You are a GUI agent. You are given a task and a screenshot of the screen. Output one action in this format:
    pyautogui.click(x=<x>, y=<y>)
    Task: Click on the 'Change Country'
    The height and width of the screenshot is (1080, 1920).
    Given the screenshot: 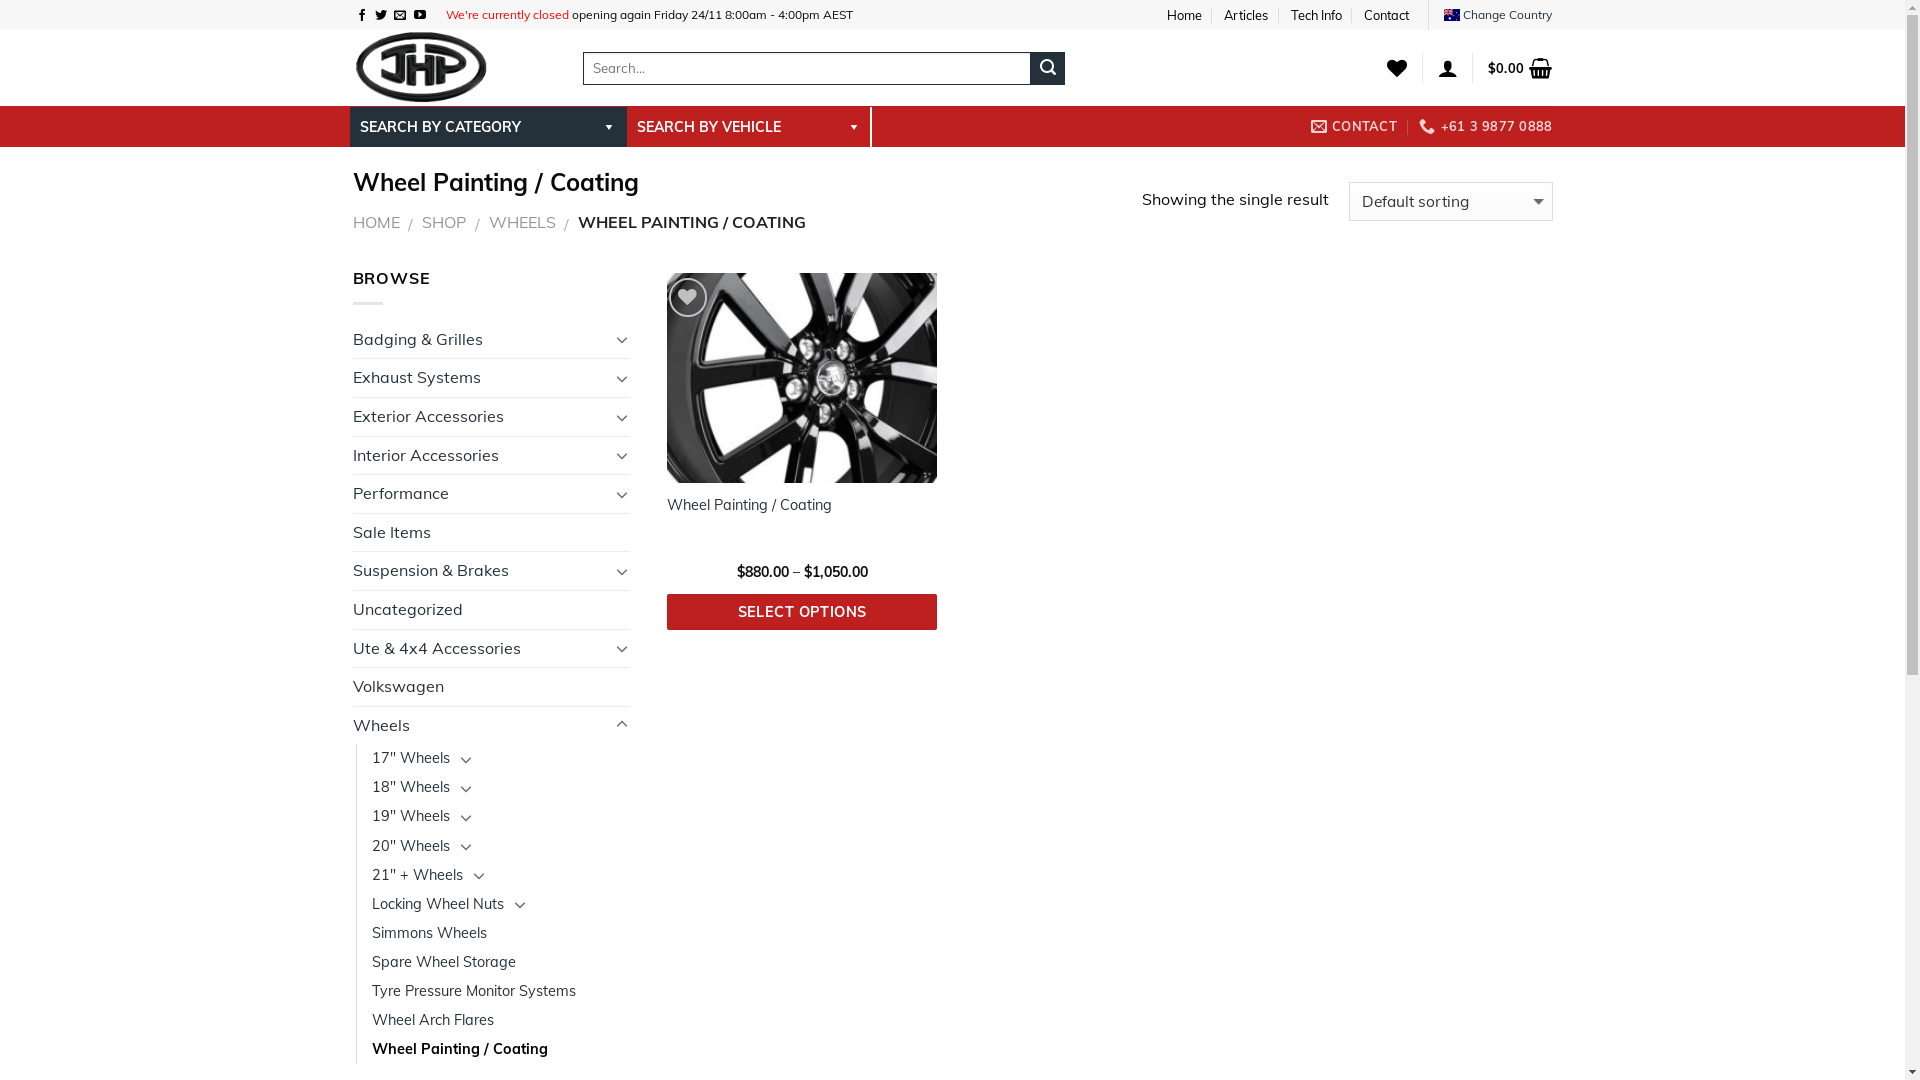 What is the action you would take?
    pyautogui.click(x=1497, y=14)
    